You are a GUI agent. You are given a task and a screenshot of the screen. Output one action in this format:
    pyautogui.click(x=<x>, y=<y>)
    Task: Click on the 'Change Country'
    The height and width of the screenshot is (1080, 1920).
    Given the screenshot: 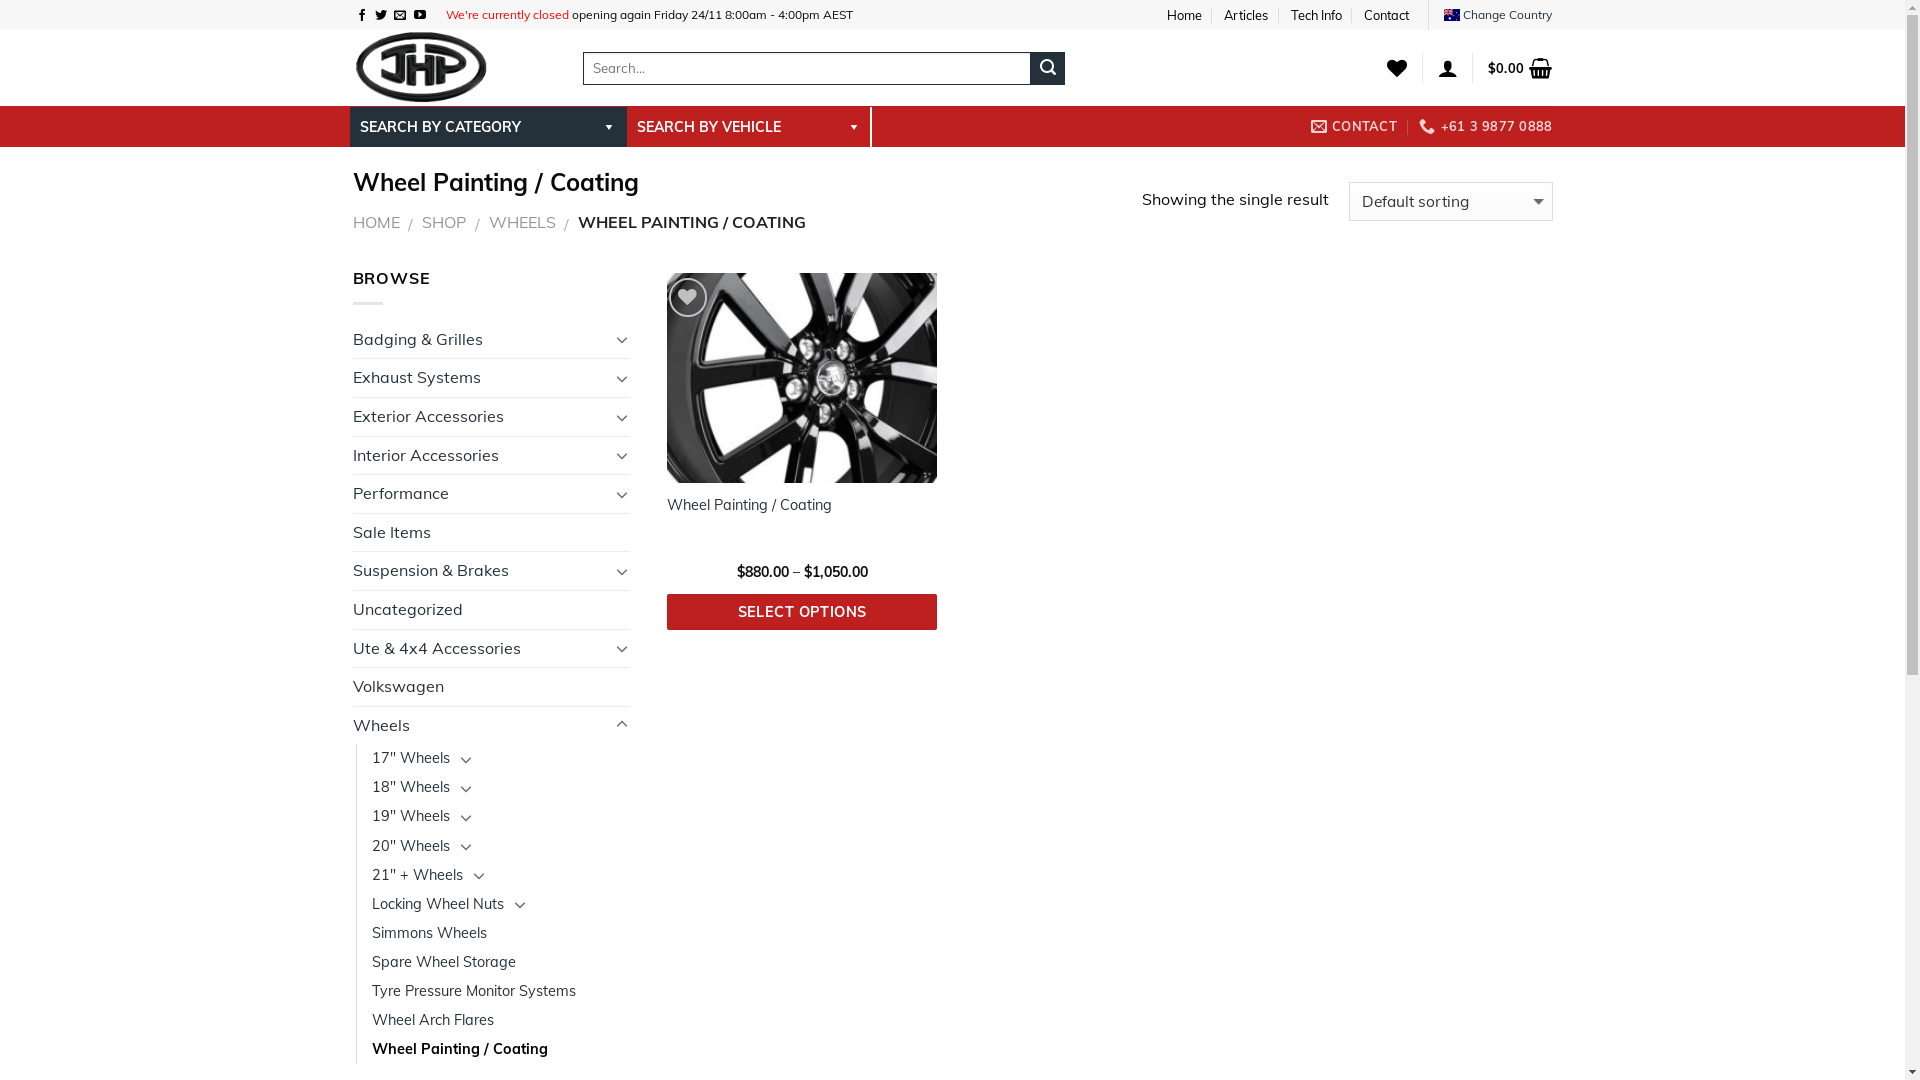 What is the action you would take?
    pyautogui.click(x=1497, y=14)
    